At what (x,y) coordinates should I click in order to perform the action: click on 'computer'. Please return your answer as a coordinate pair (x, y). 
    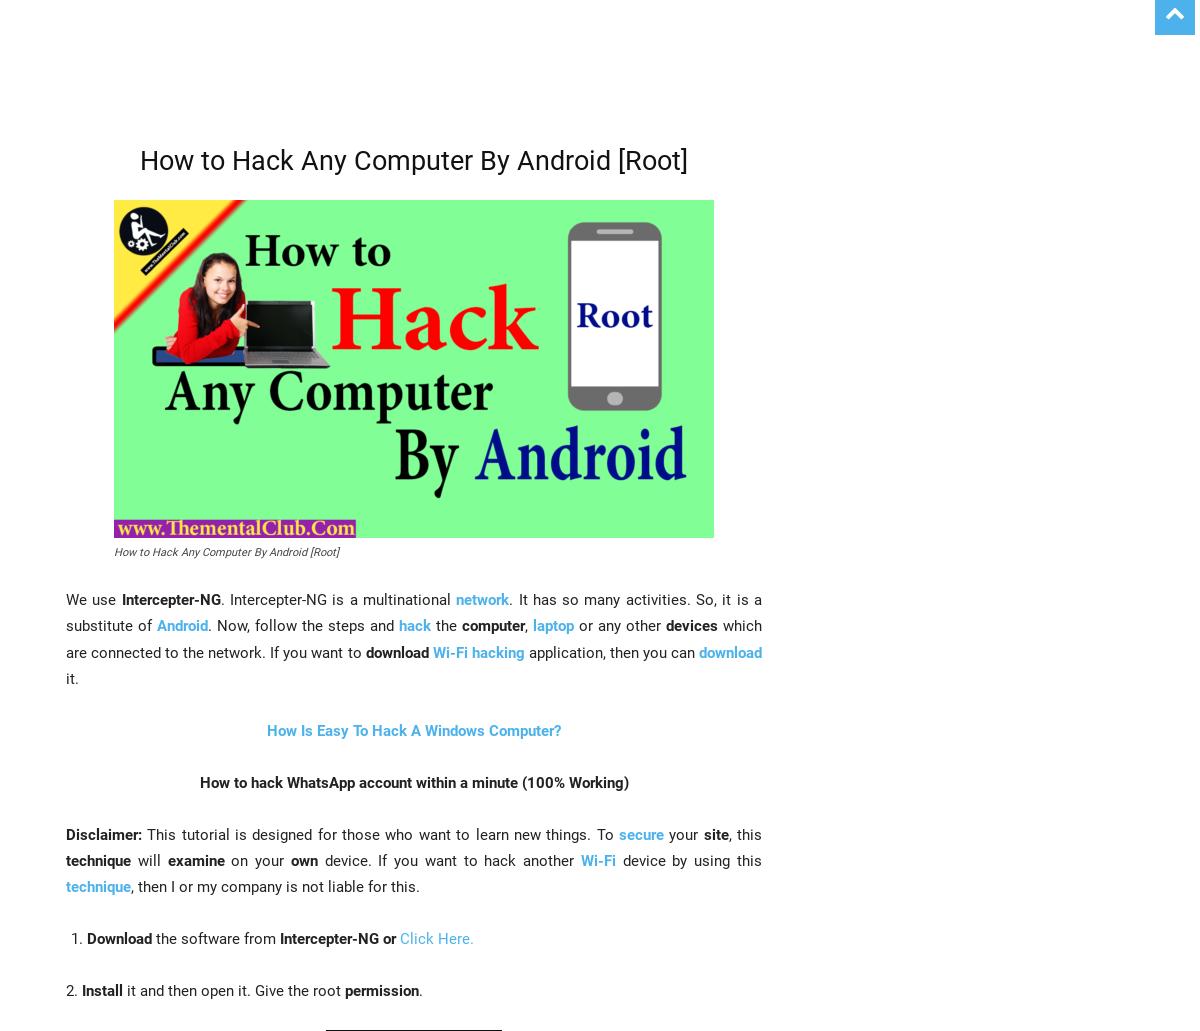
    Looking at the image, I should click on (492, 626).